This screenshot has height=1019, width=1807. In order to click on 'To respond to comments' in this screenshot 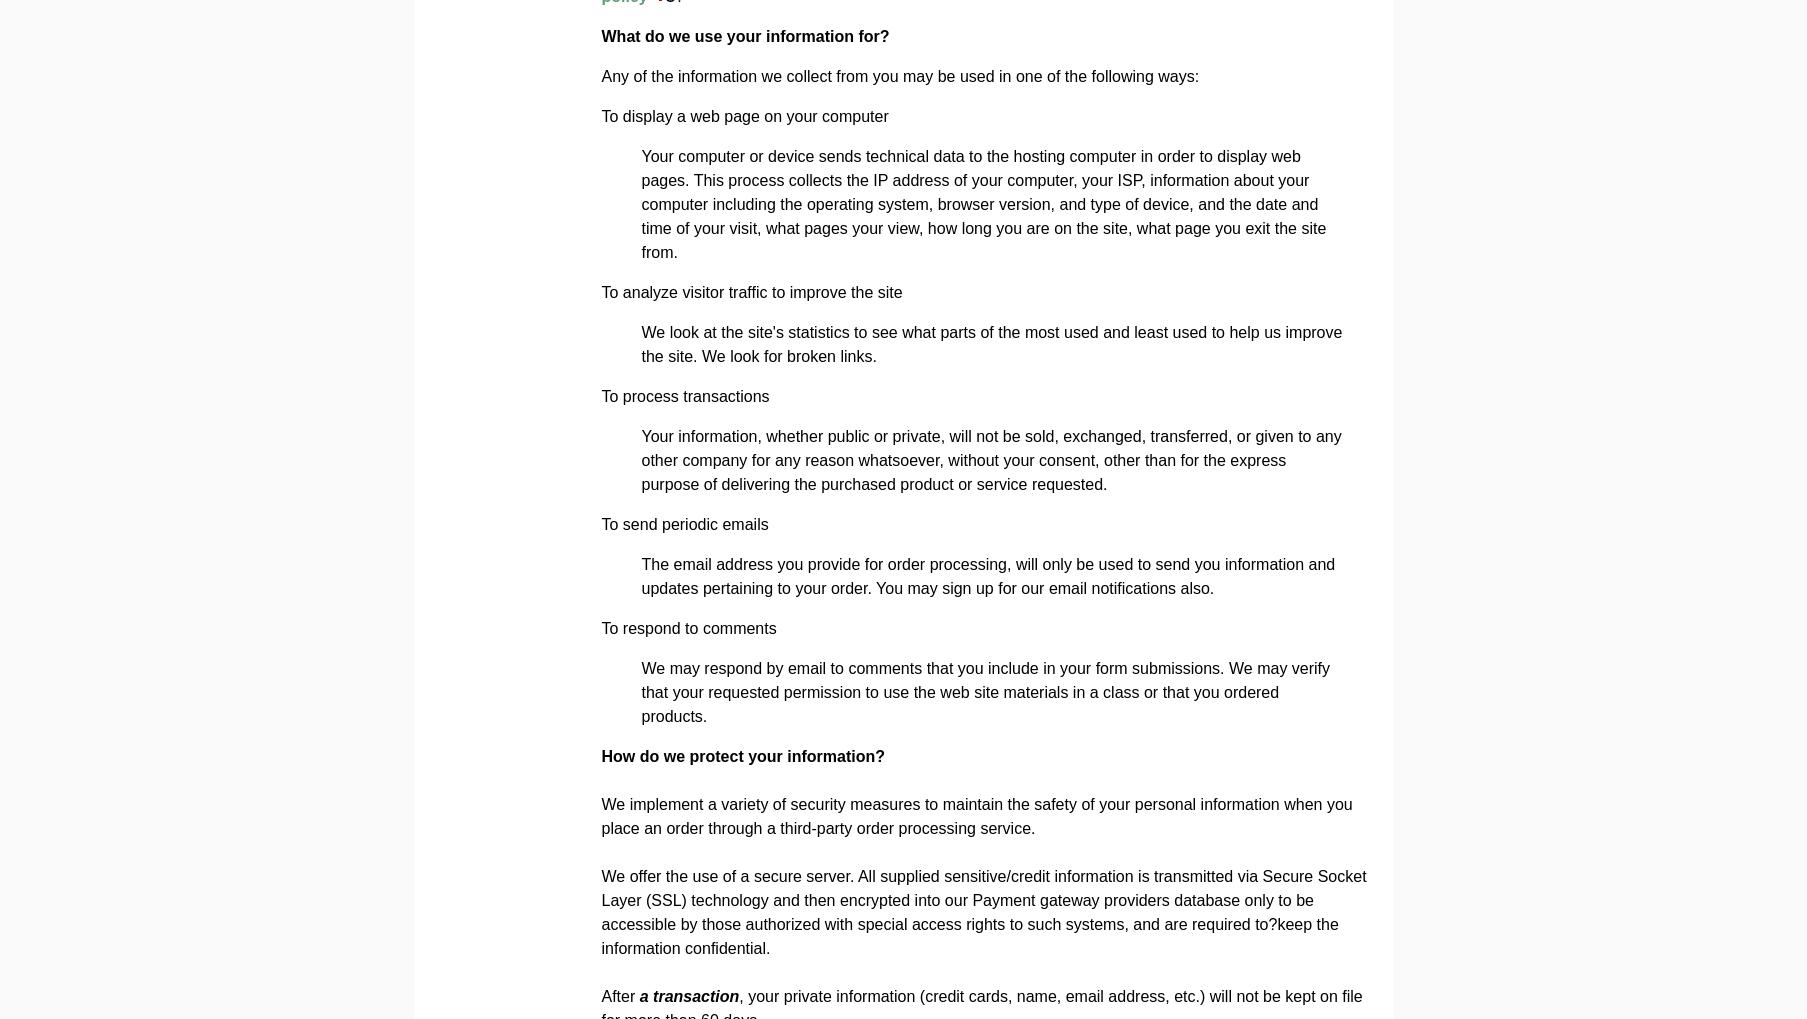, I will do `click(687, 628)`.